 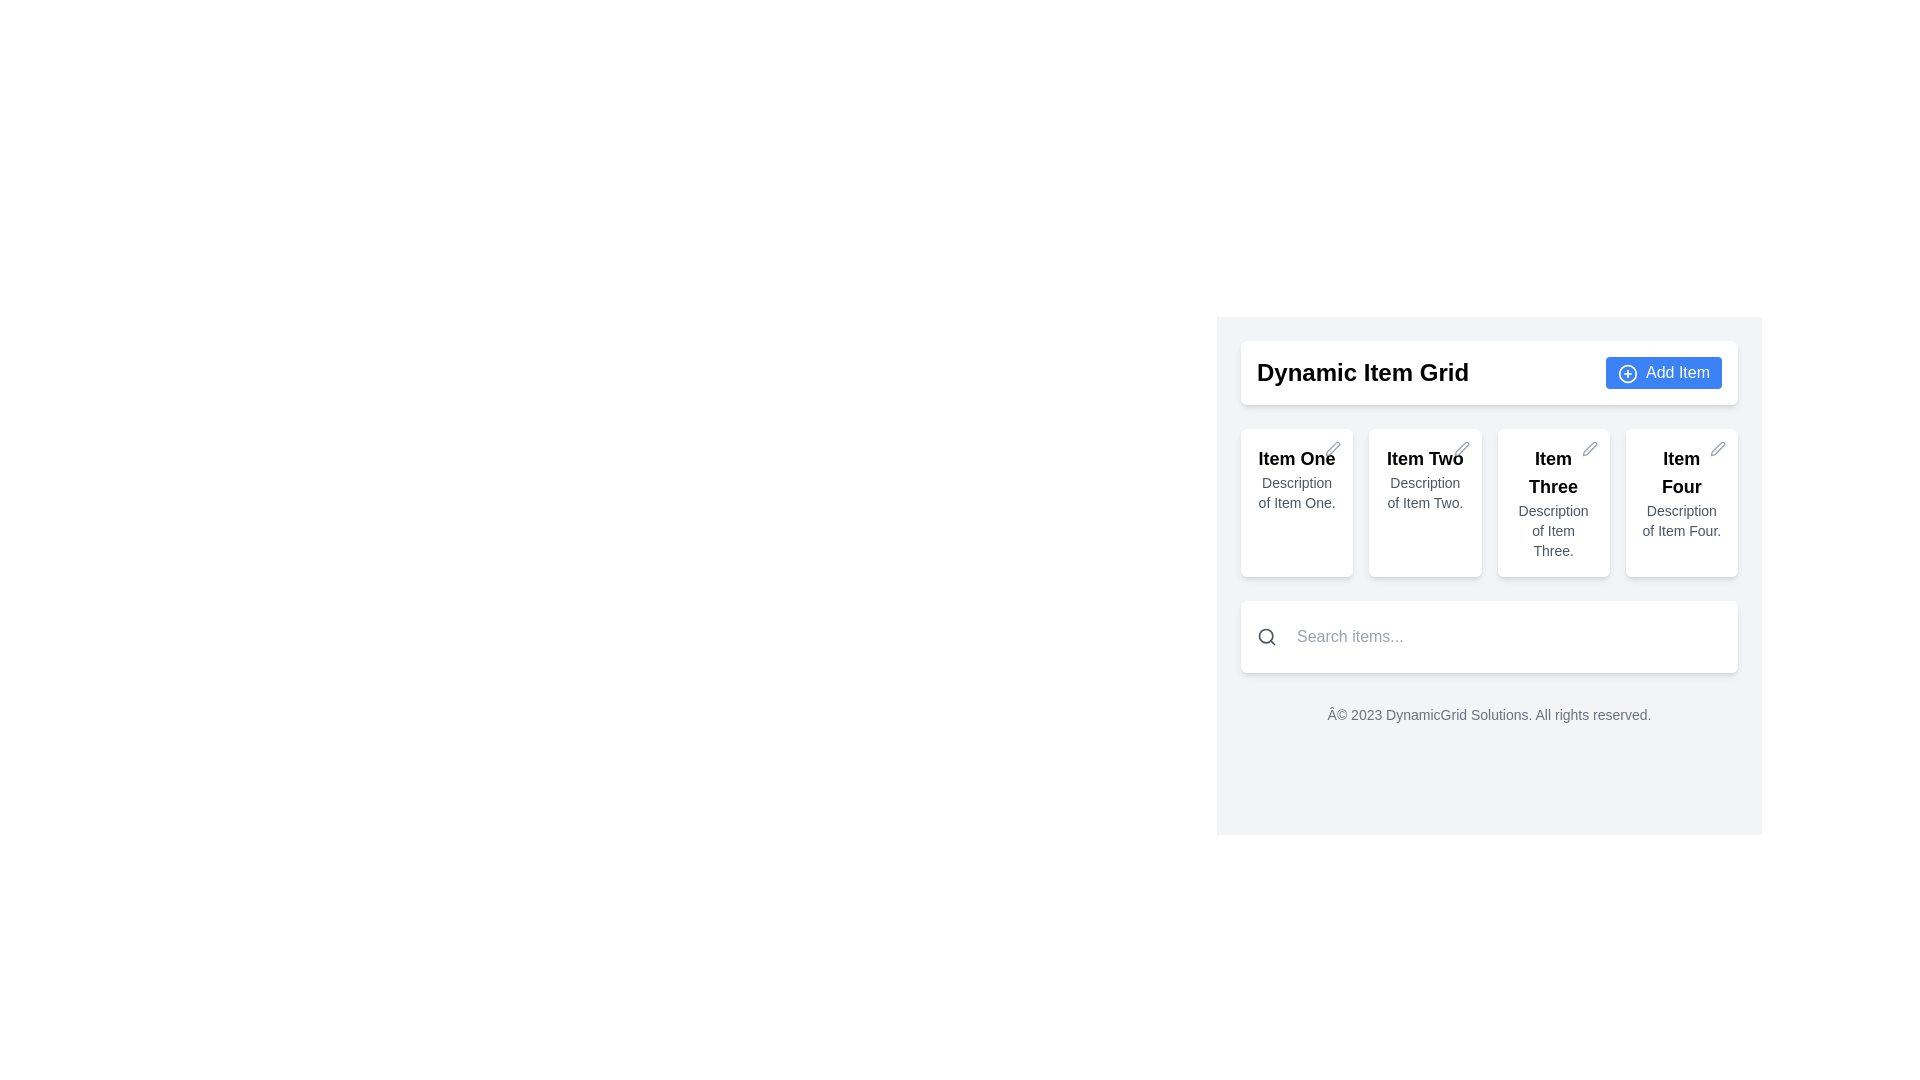 What do you see at coordinates (1362, 373) in the screenshot?
I see `text from the Text Label that serves as the title or heading for the section, located to the left of the blue button labeled 'Add Item'` at bounding box center [1362, 373].